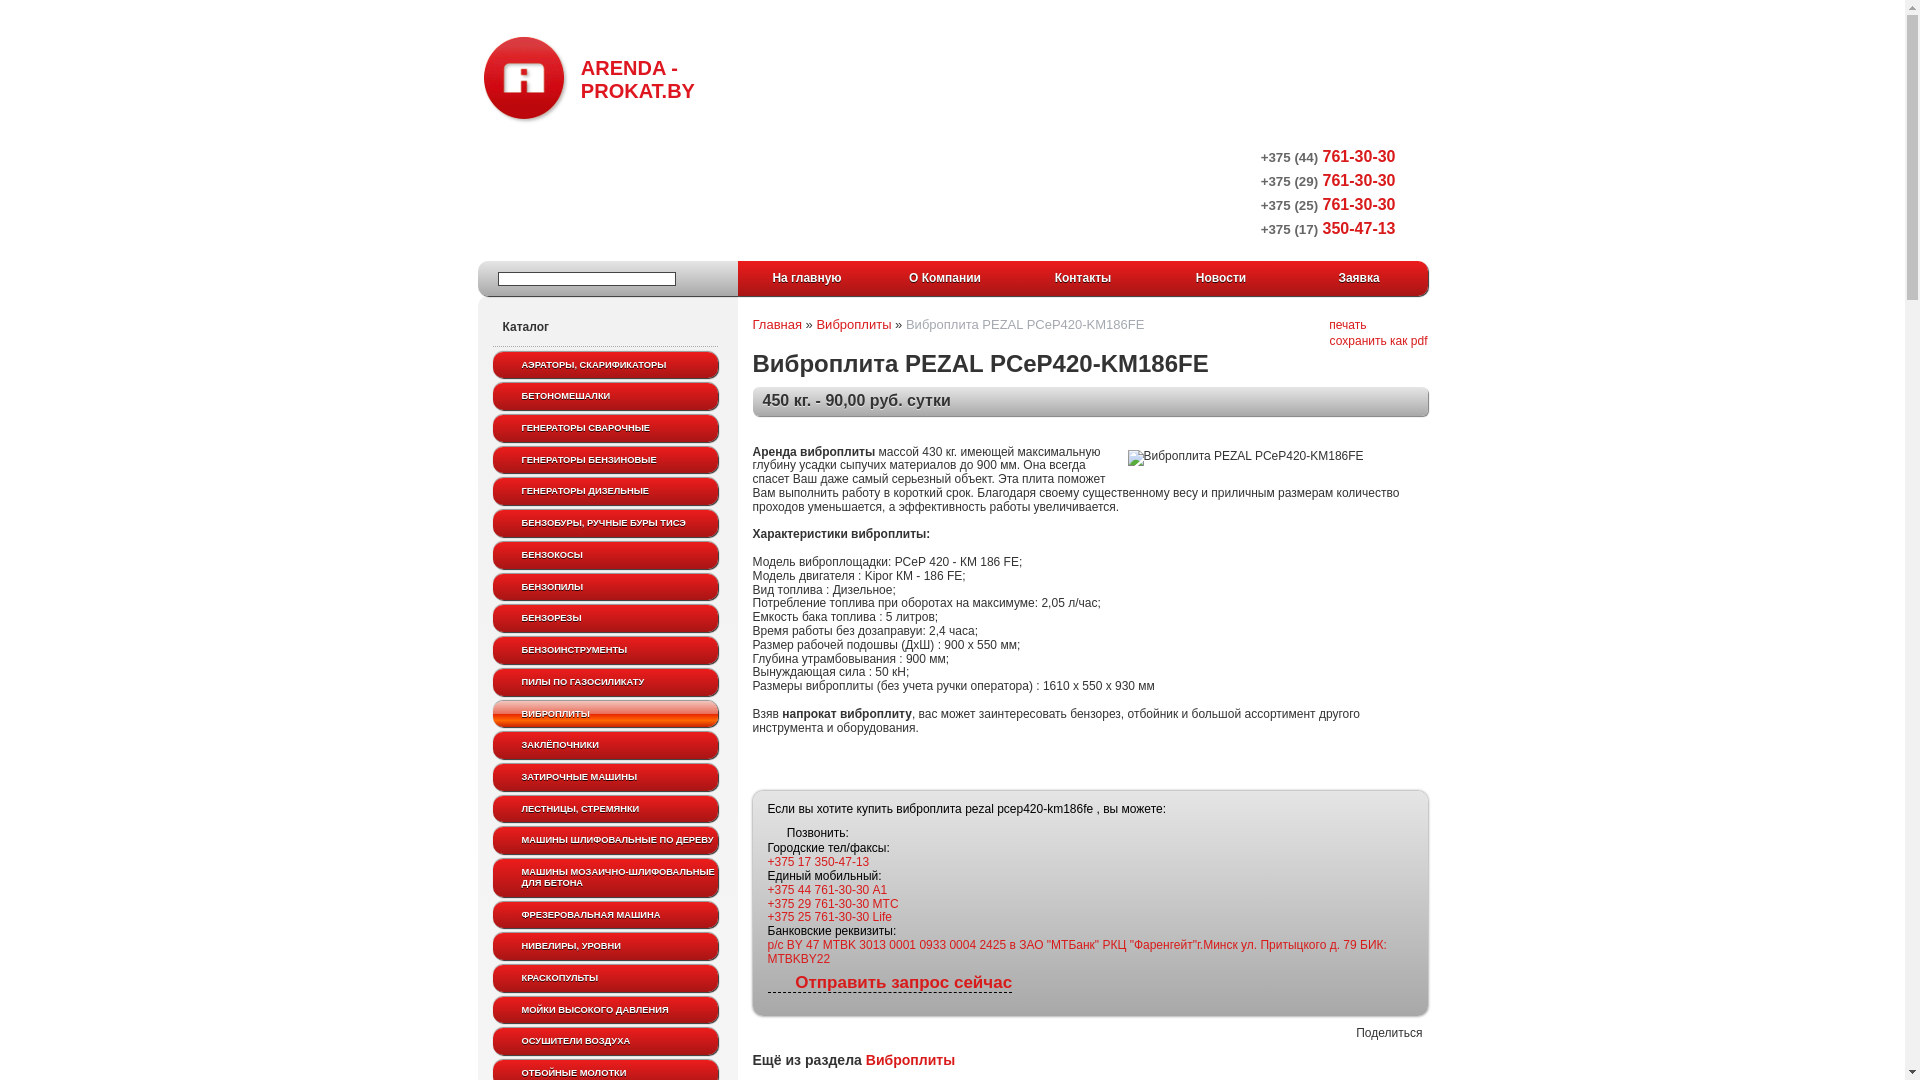 This screenshot has height=1080, width=1920. I want to click on '+375 (25) 761-30-30', so click(1260, 204).